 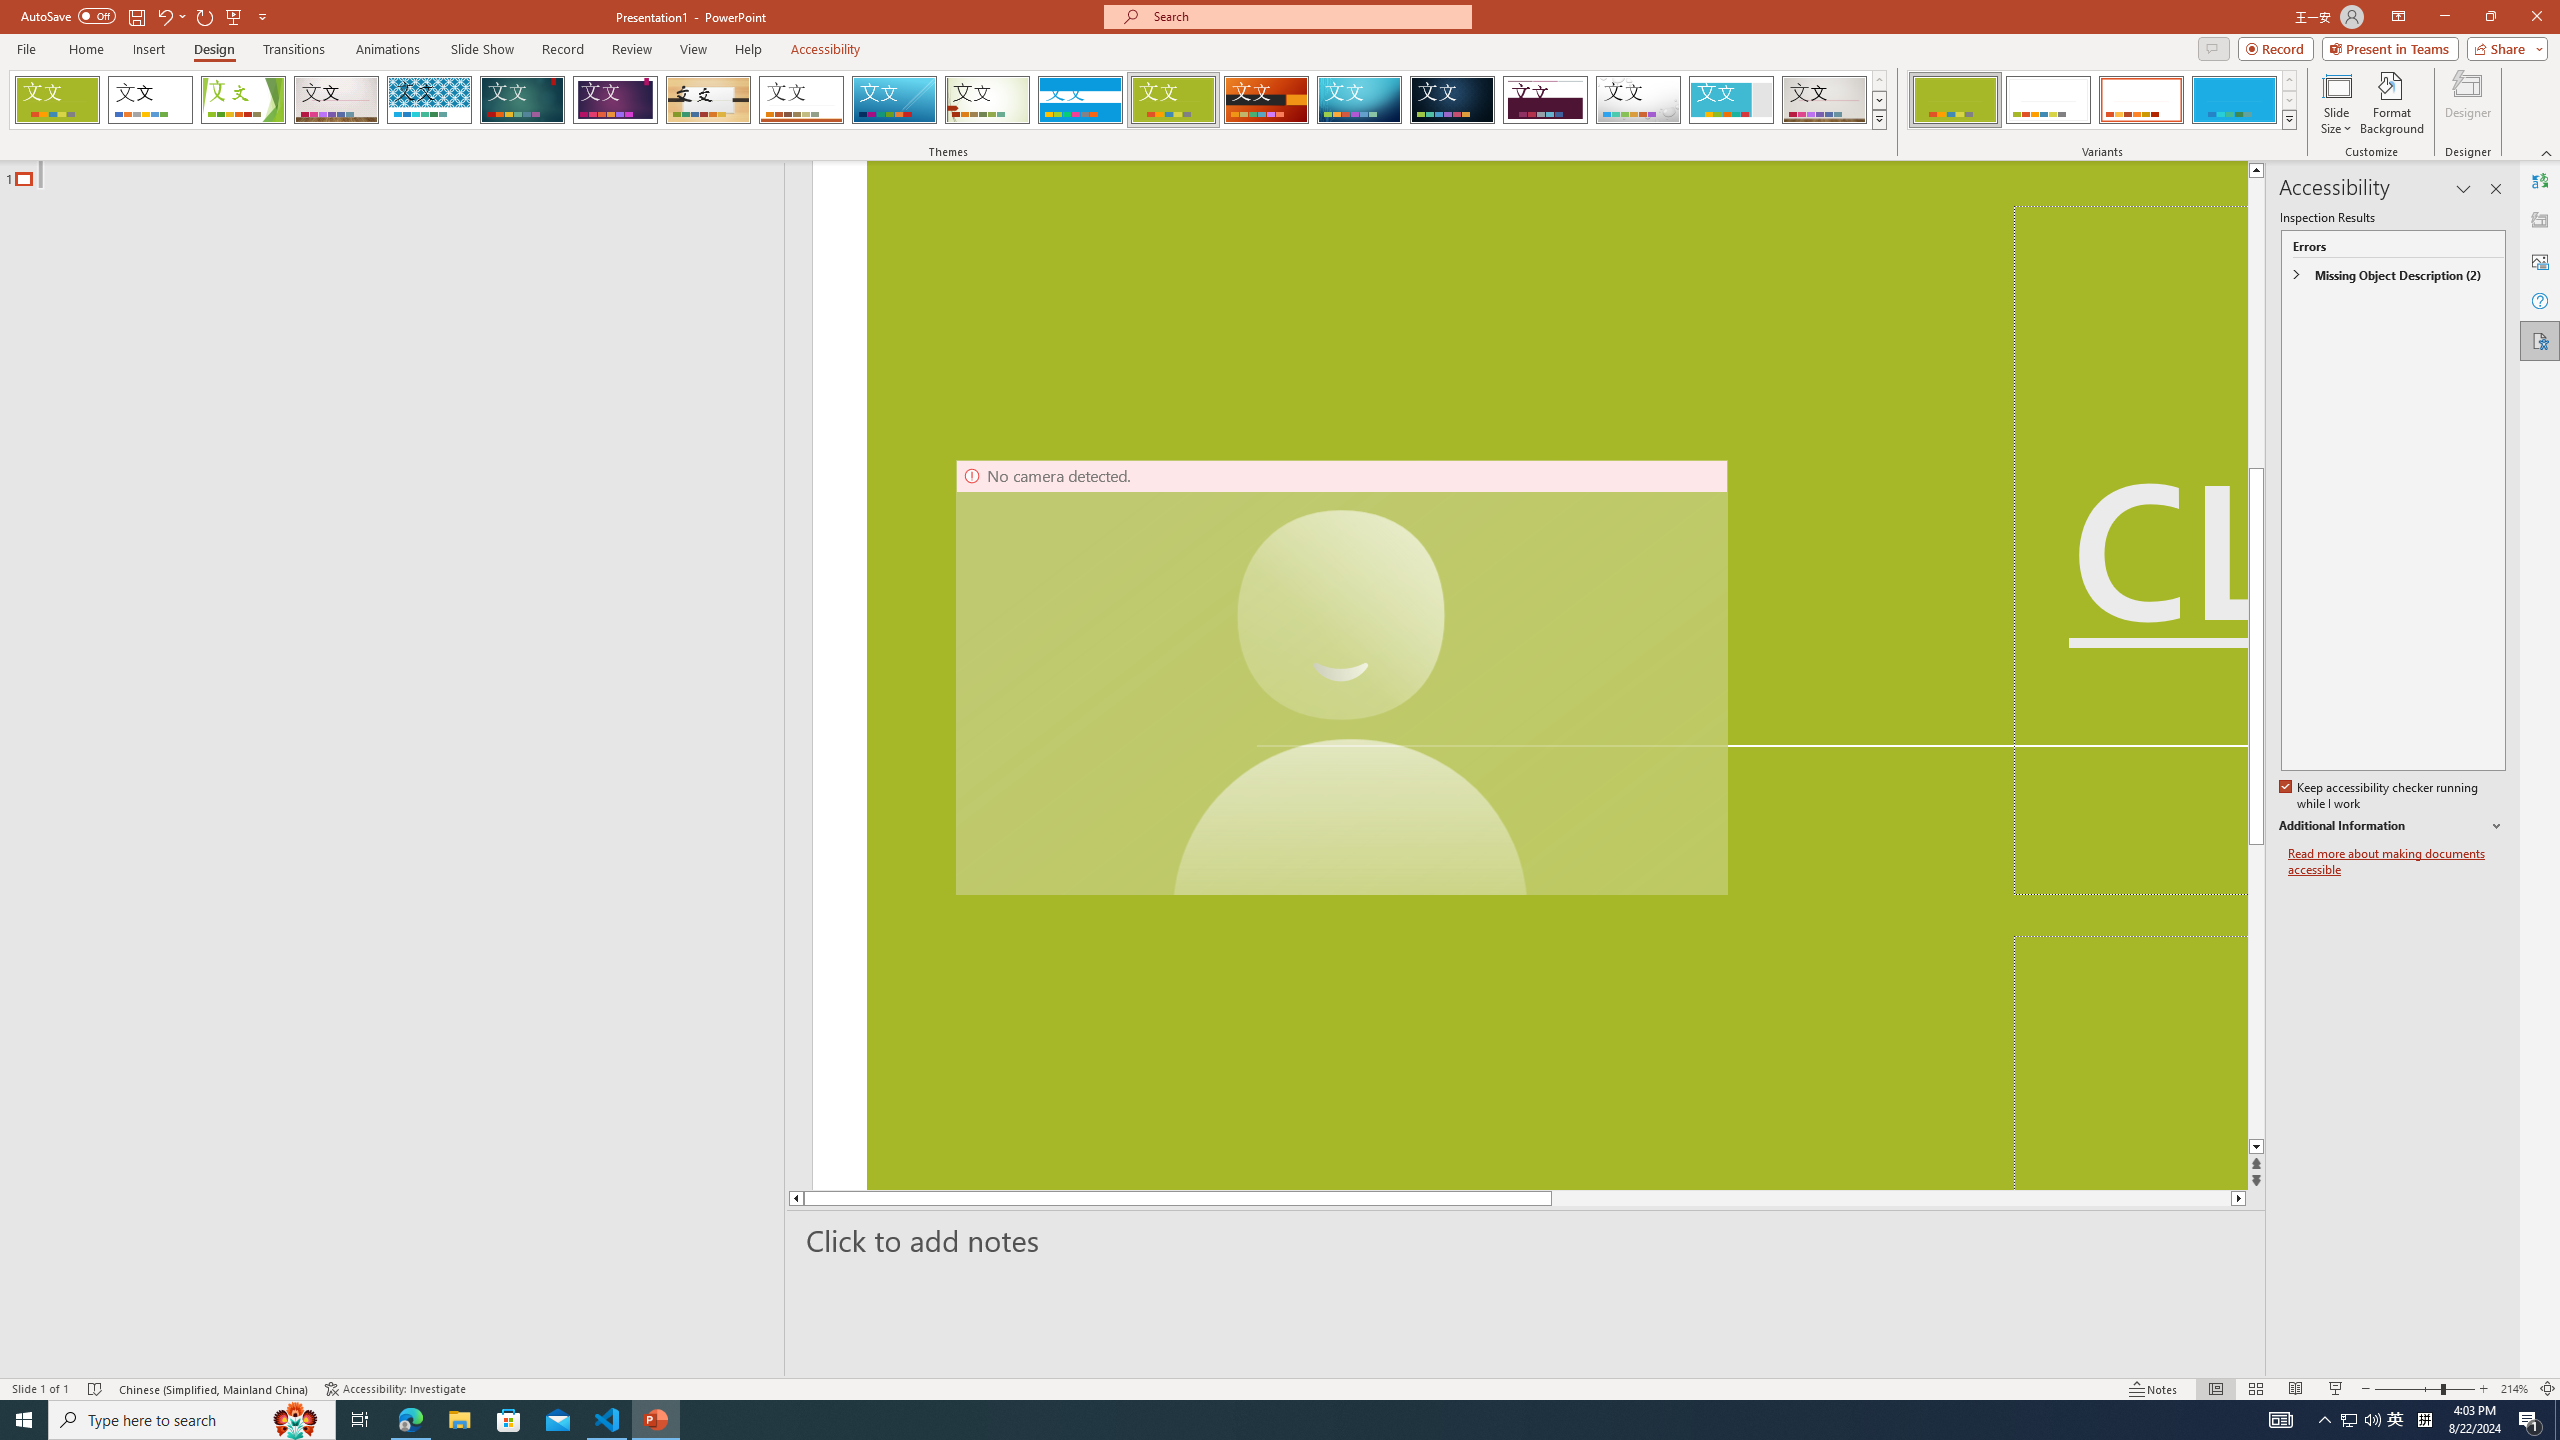 What do you see at coordinates (1825, 99) in the screenshot?
I see `'Gallery'` at bounding box center [1825, 99].